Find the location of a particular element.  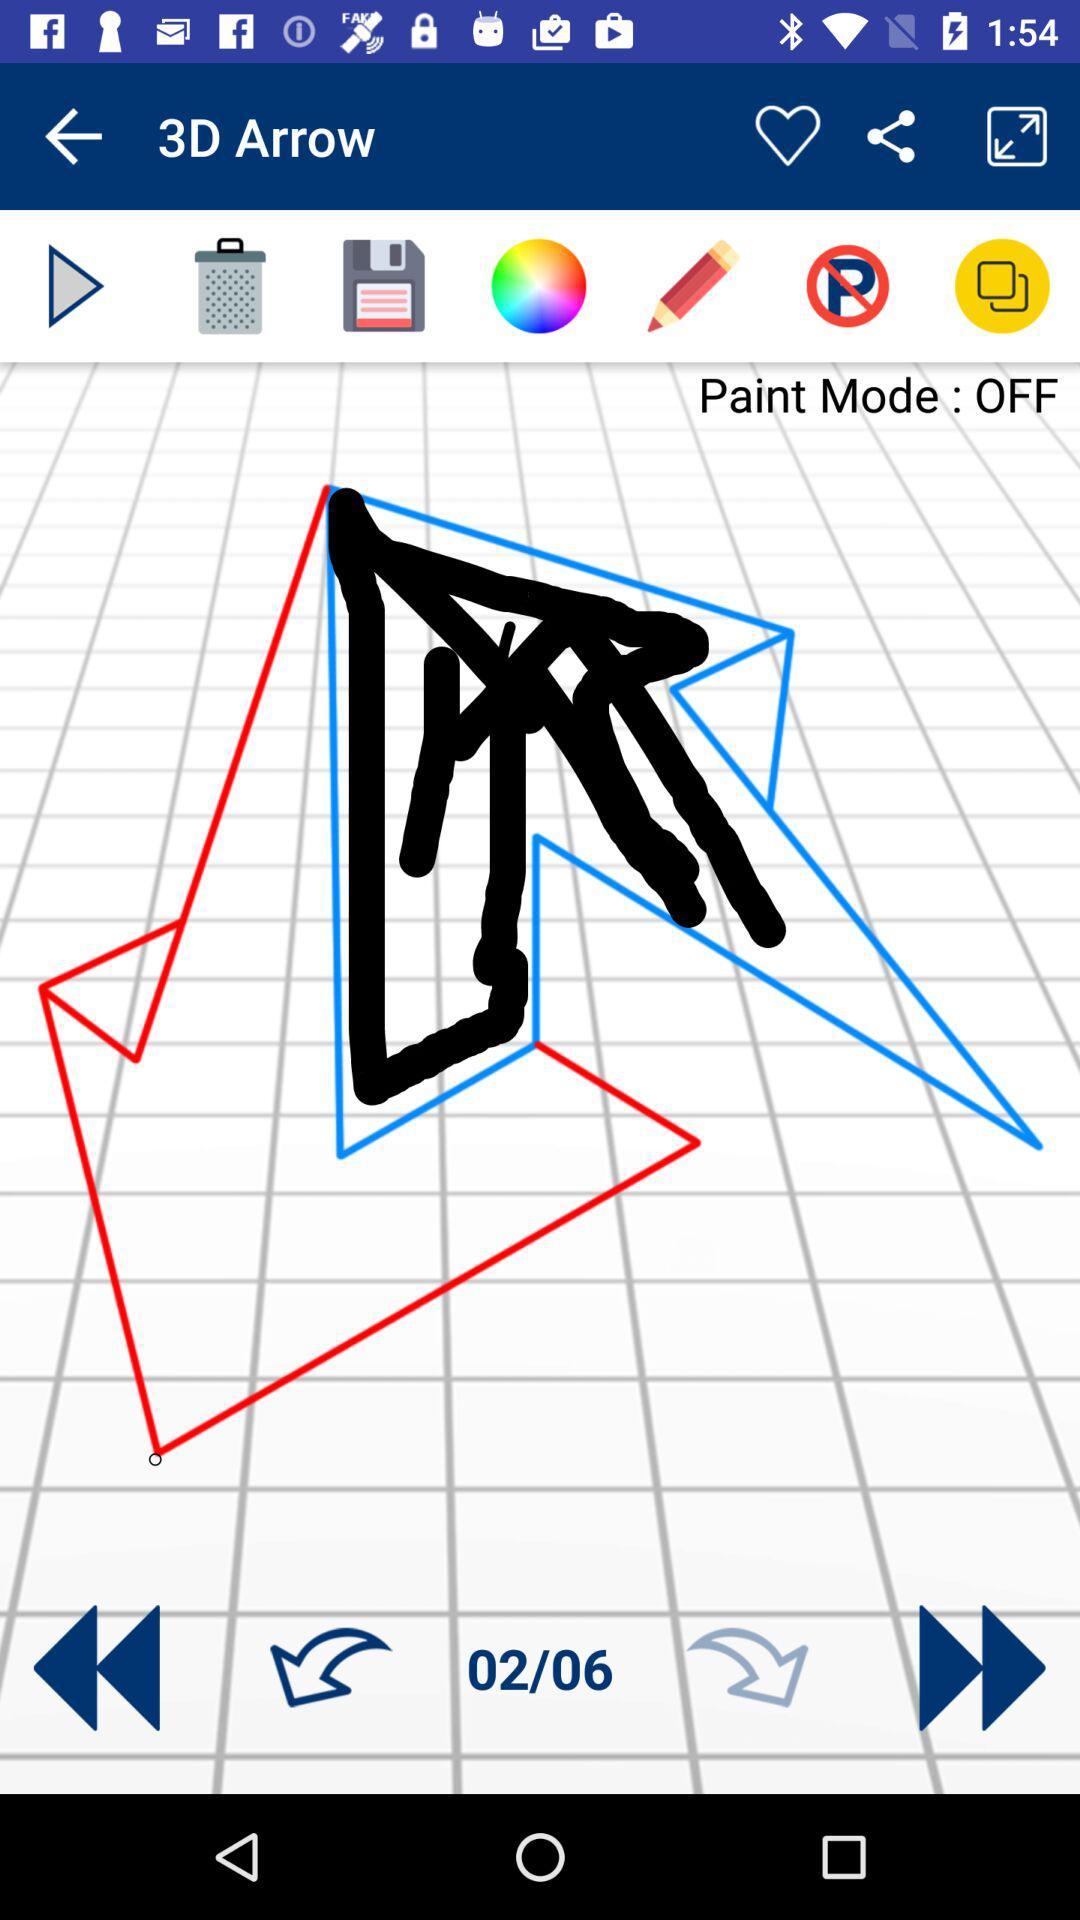

image is located at coordinates (384, 285).